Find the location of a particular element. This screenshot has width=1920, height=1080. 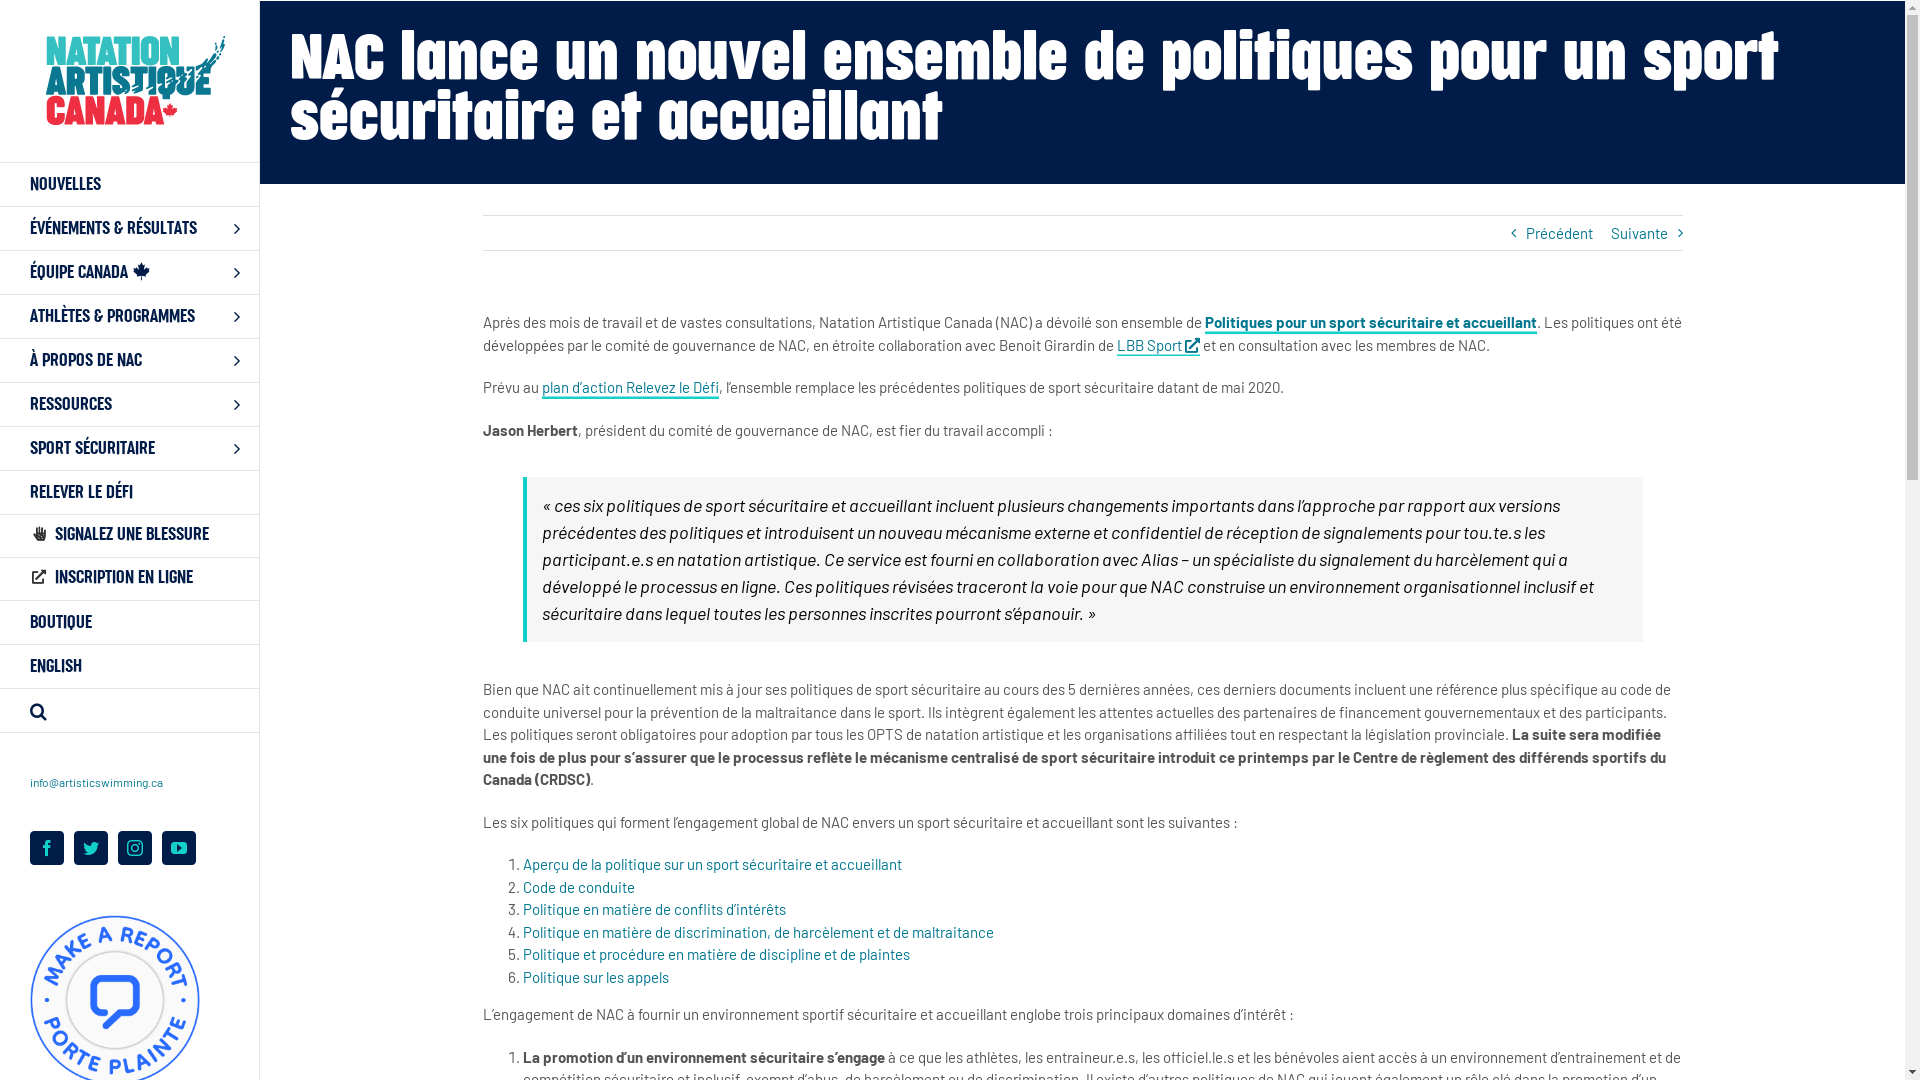

'Suivante' is located at coordinates (1638, 231).